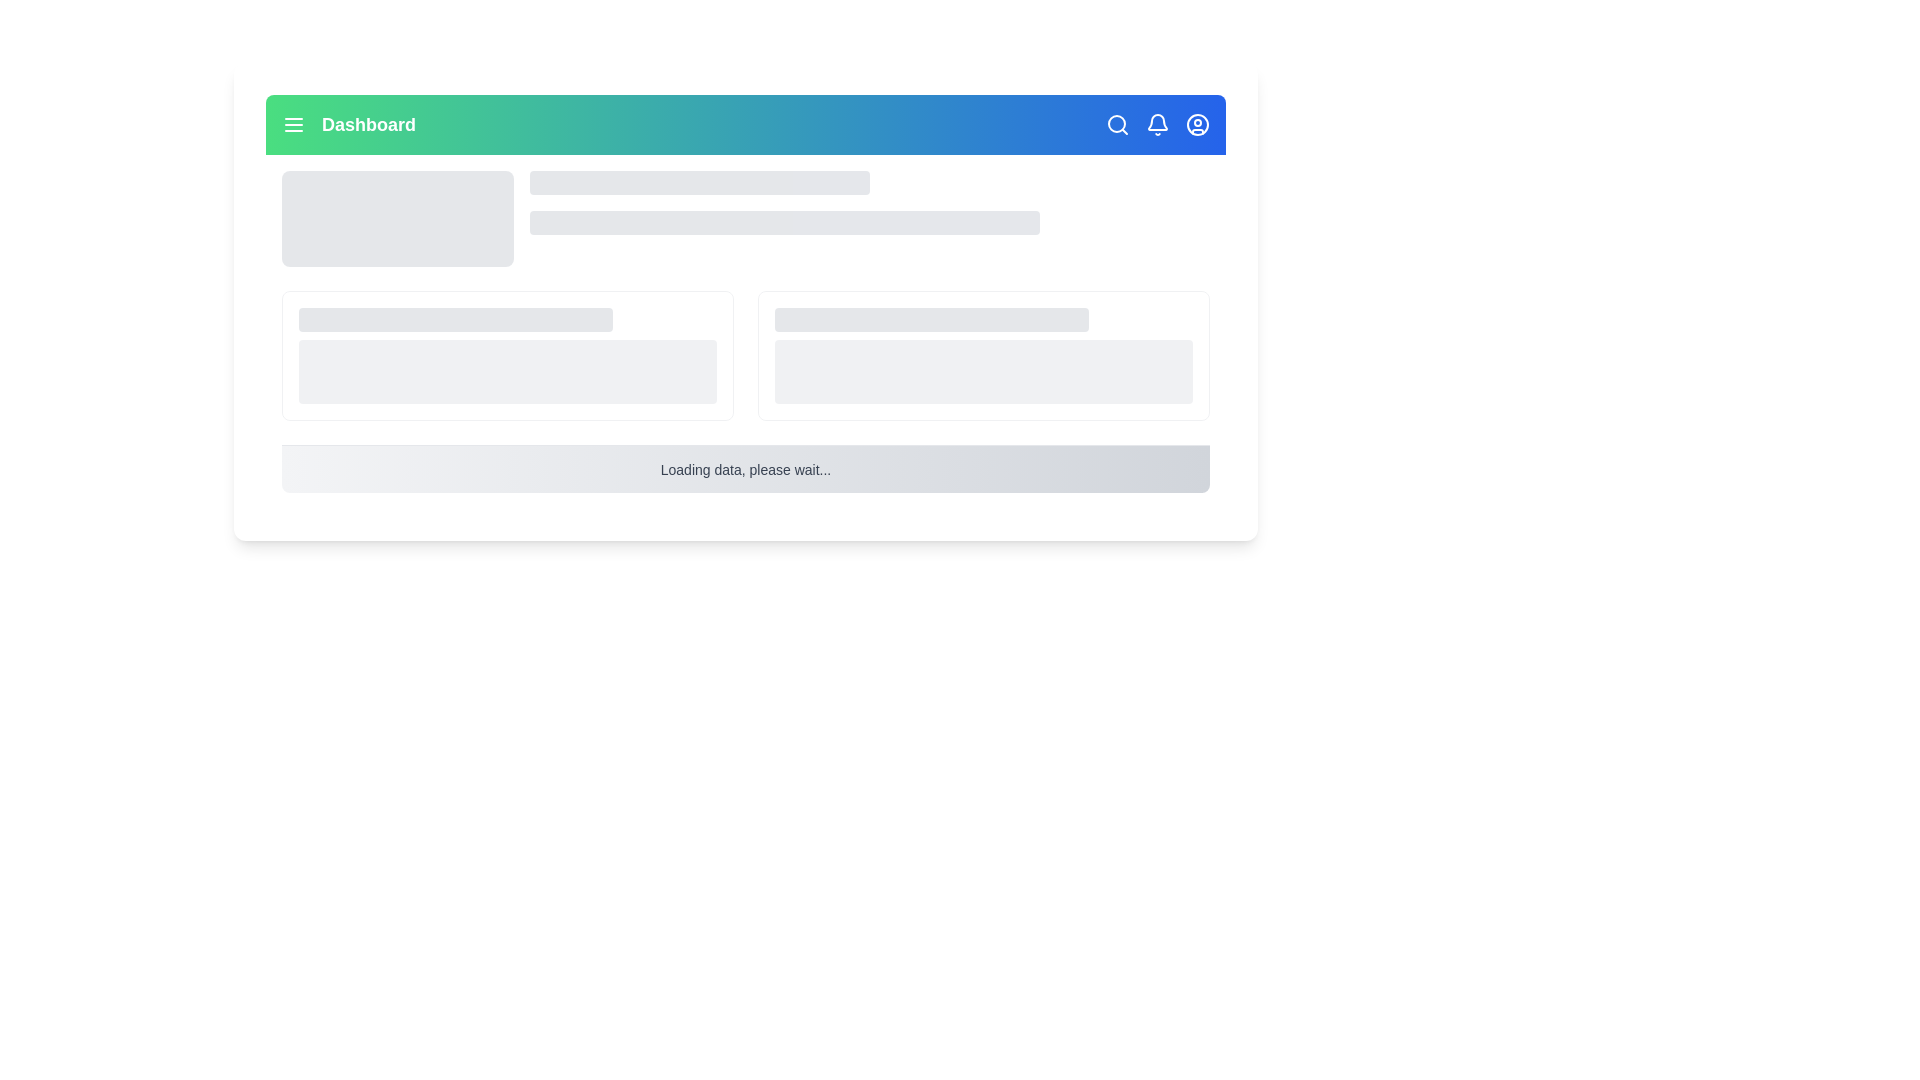 The height and width of the screenshot is (1080, 1920). I want to click on the magnifying glass icon located on the top-right section of the interface within a blue bar, so click(1117, 124).